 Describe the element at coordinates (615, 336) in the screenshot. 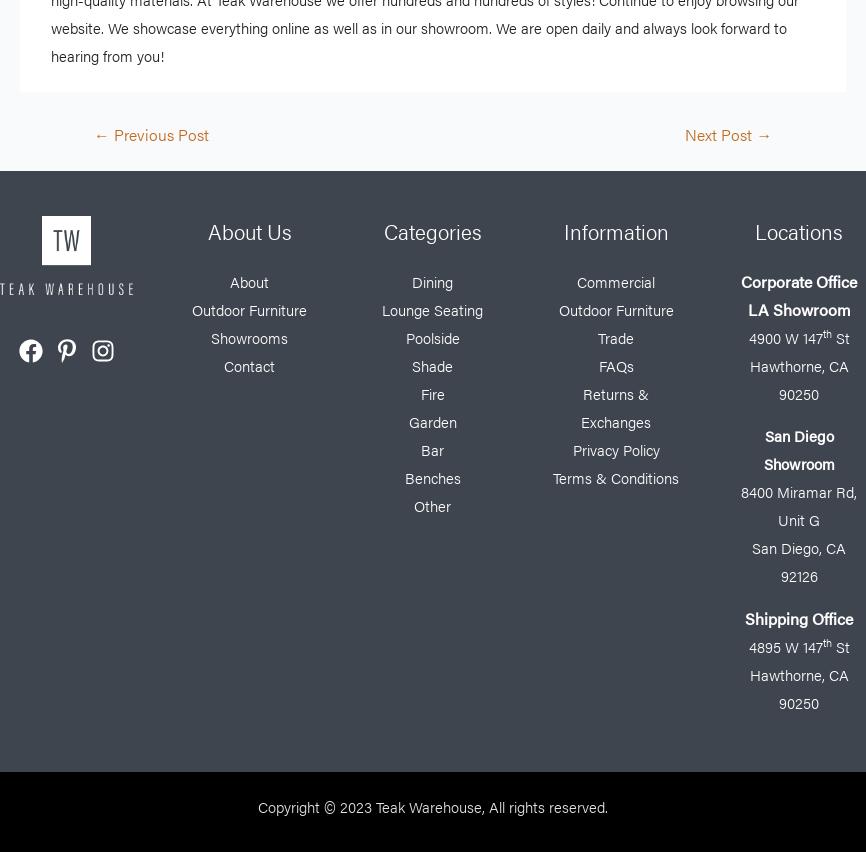

I see `'Trade'` at that location.